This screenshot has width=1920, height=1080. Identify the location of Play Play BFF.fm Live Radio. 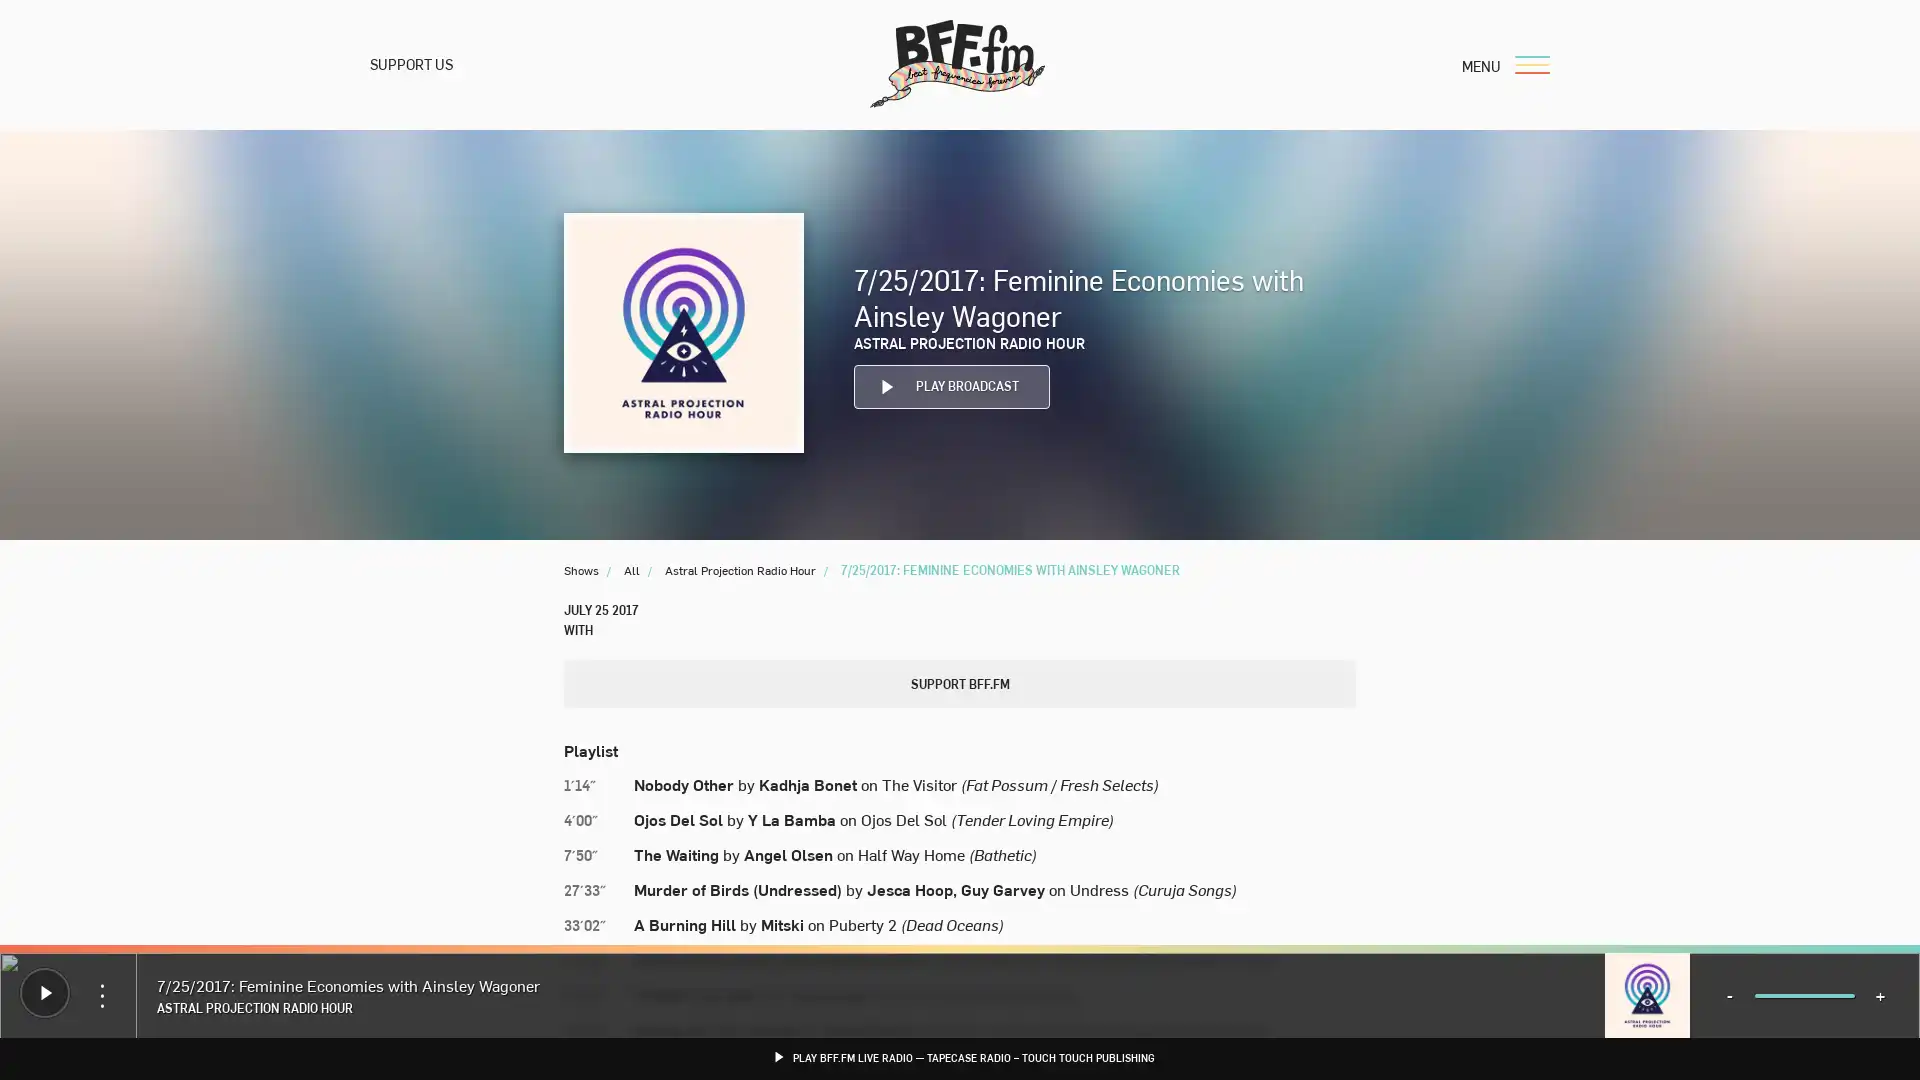
(19, 973).